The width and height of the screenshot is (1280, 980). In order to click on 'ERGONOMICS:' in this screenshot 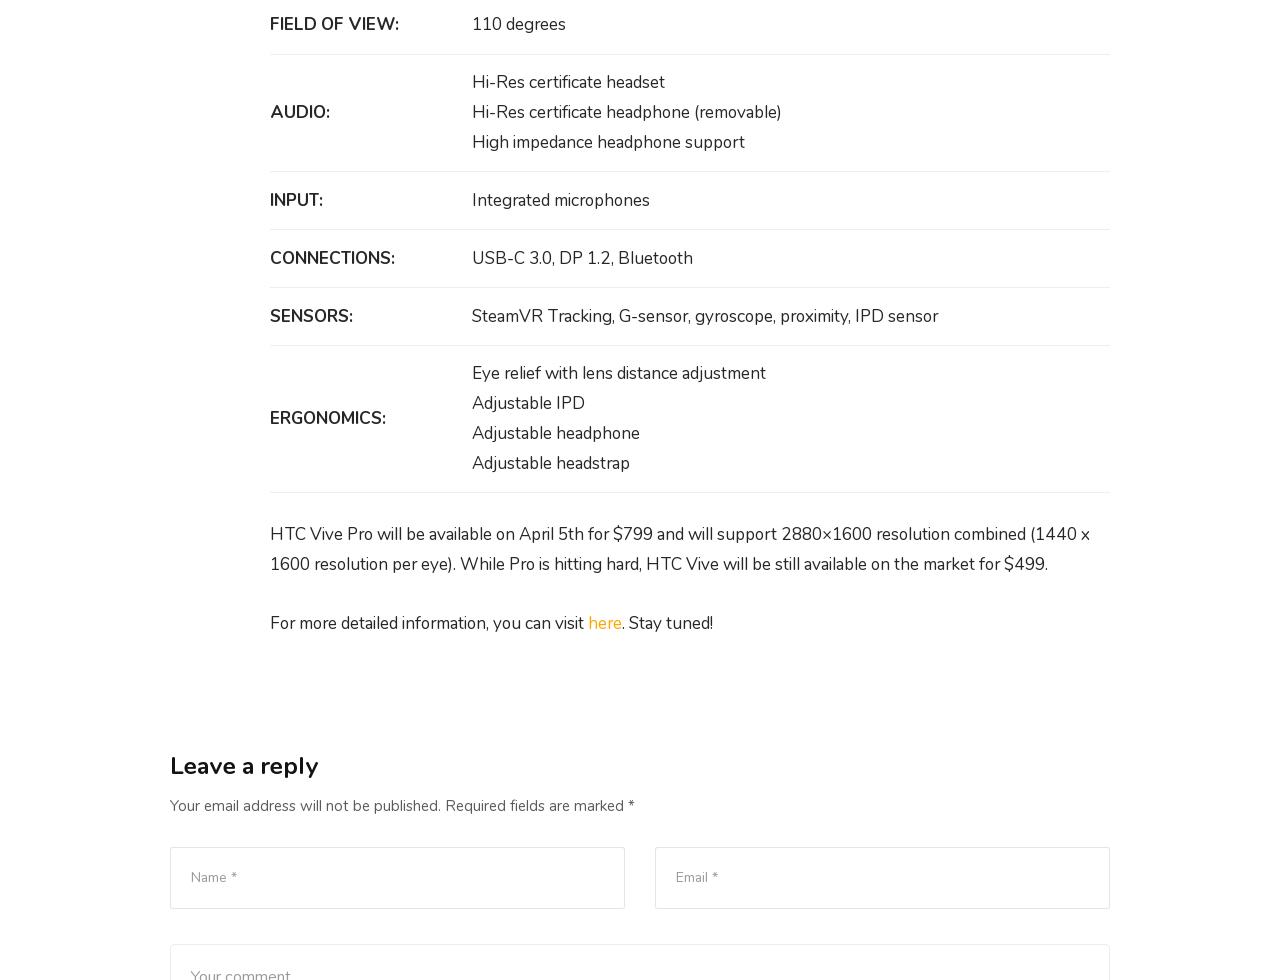, I will do `click(268, 418)`.